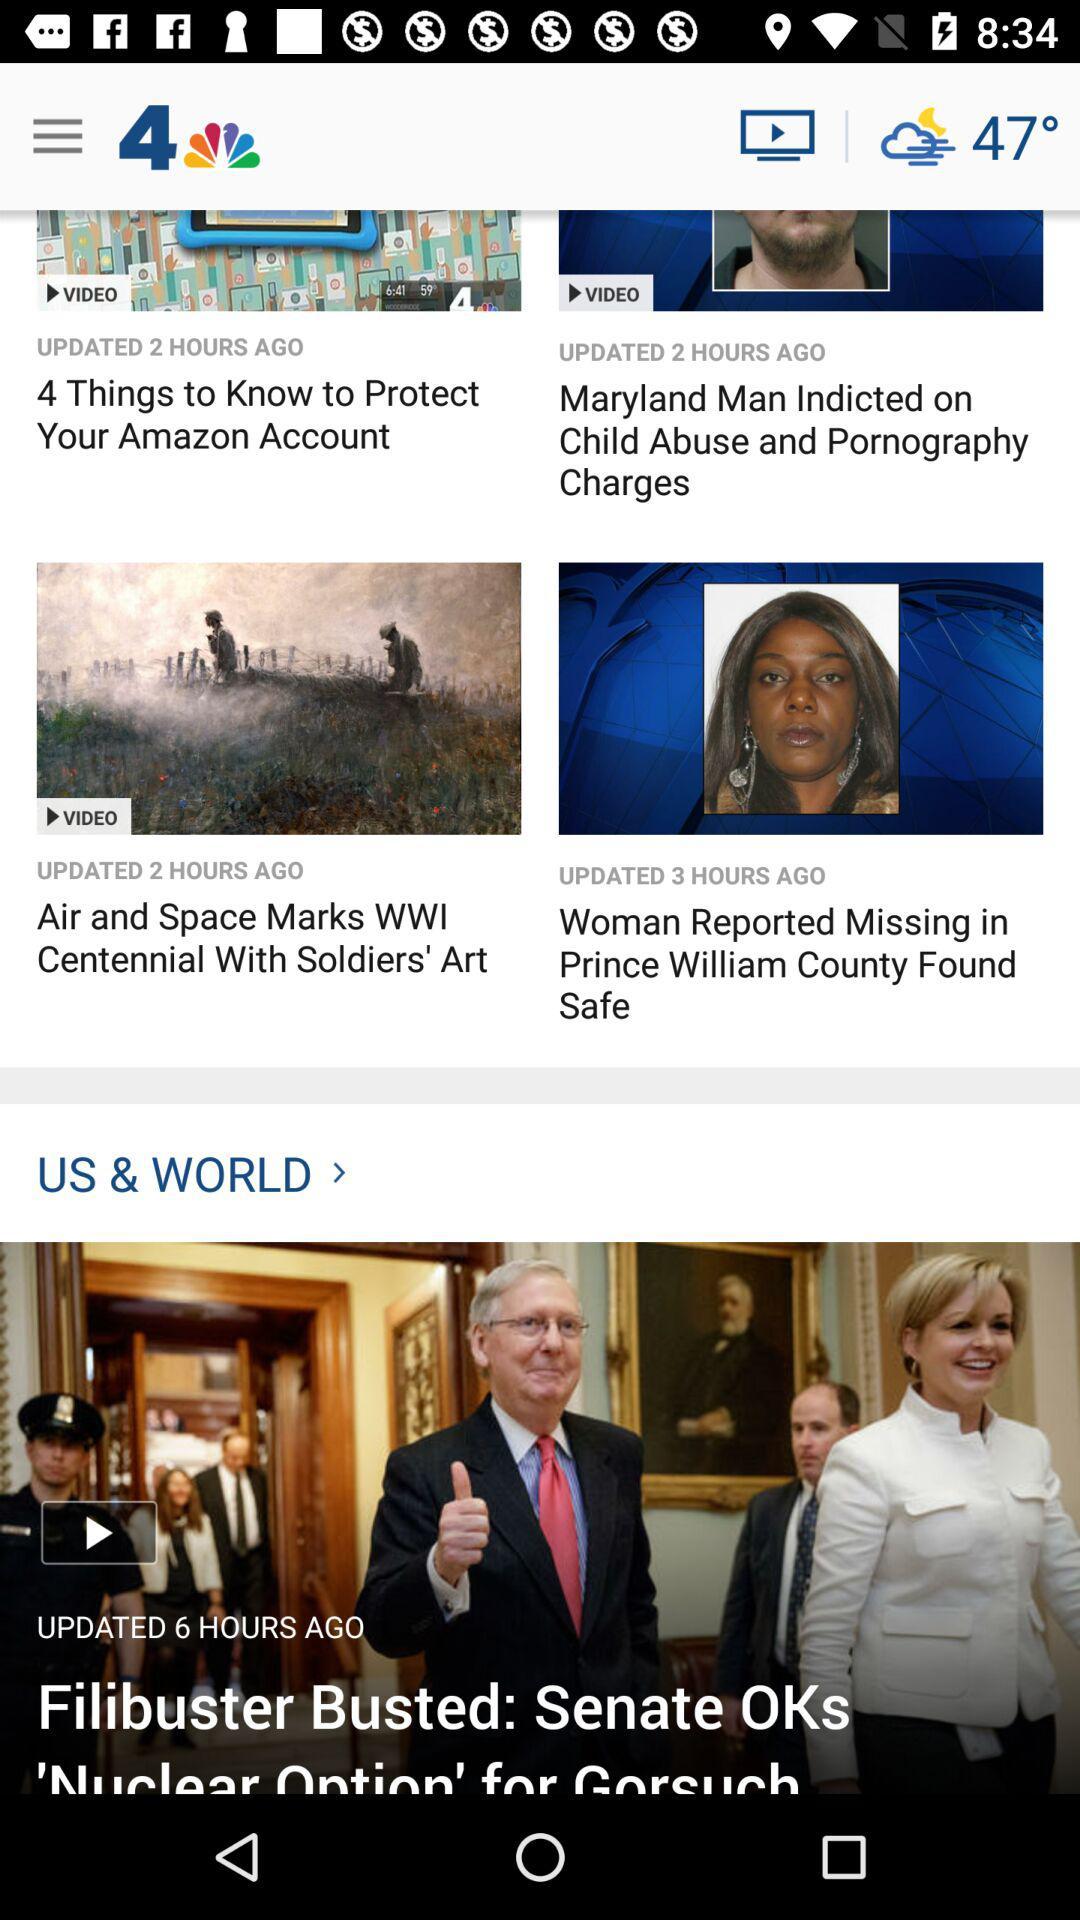  What do you see at coordinates (784, 135) in the screenshot?
I see `watch live news videos` at bounding box center [784, 135].